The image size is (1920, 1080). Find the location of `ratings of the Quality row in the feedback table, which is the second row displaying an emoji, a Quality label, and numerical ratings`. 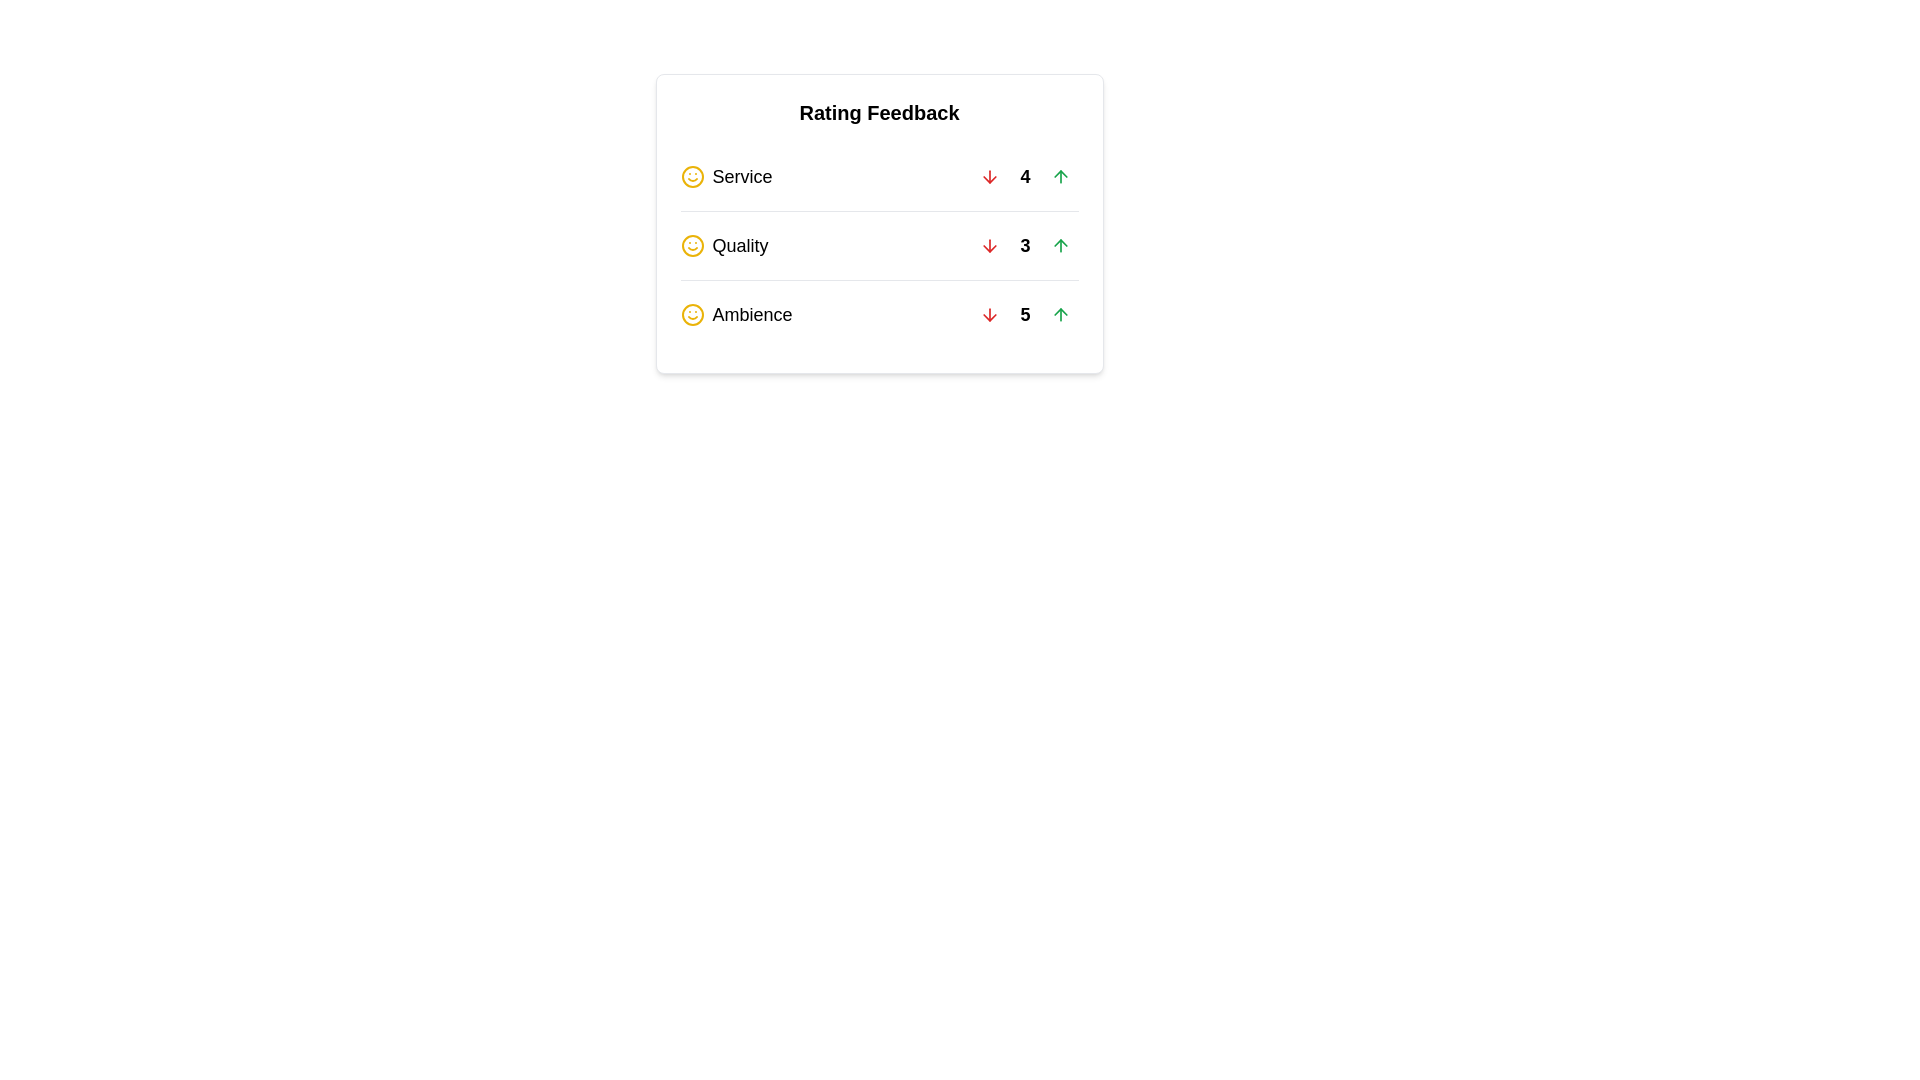

ratings of the Quality row in the feedback table, which is the second row displaying an emoji, a Quality label, and numerical ratings is located at coordinates (879, 244).